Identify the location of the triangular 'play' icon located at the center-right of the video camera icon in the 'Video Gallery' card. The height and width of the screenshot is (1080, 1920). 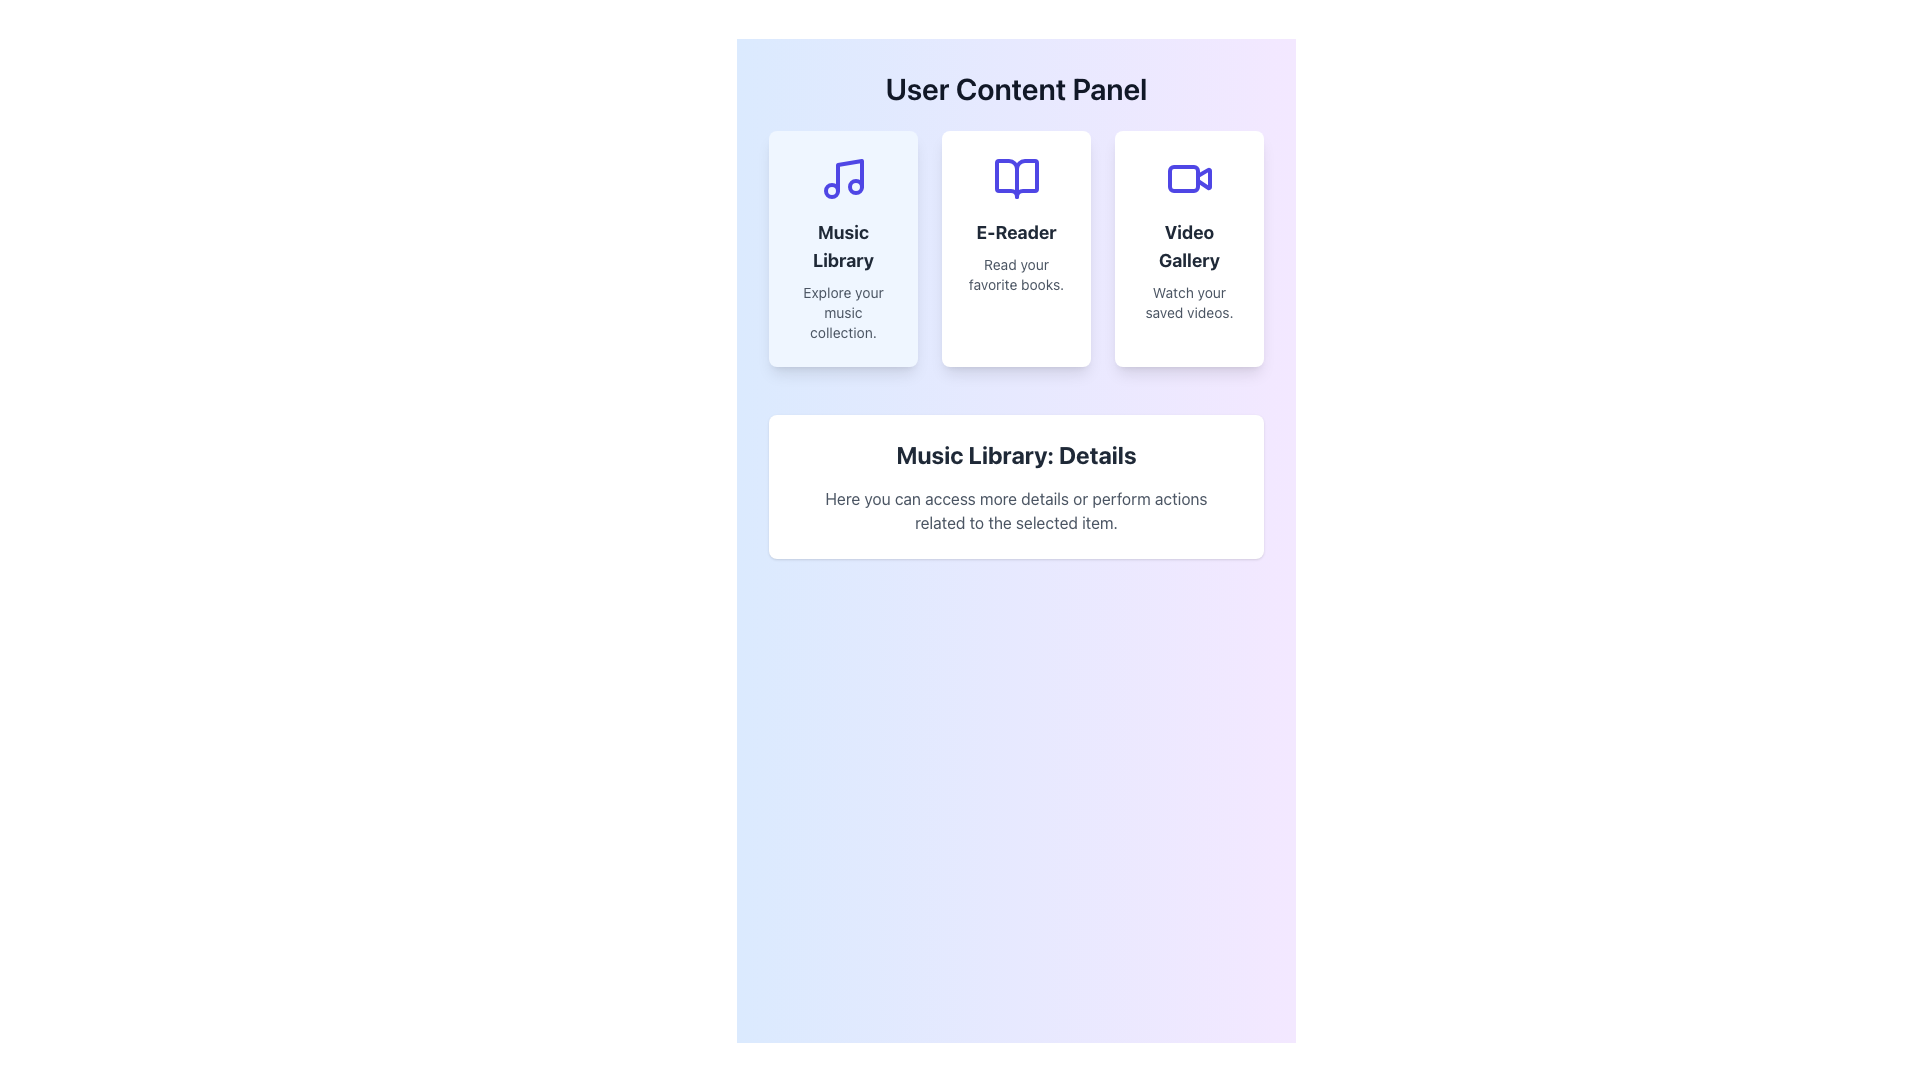
(1202, 177).